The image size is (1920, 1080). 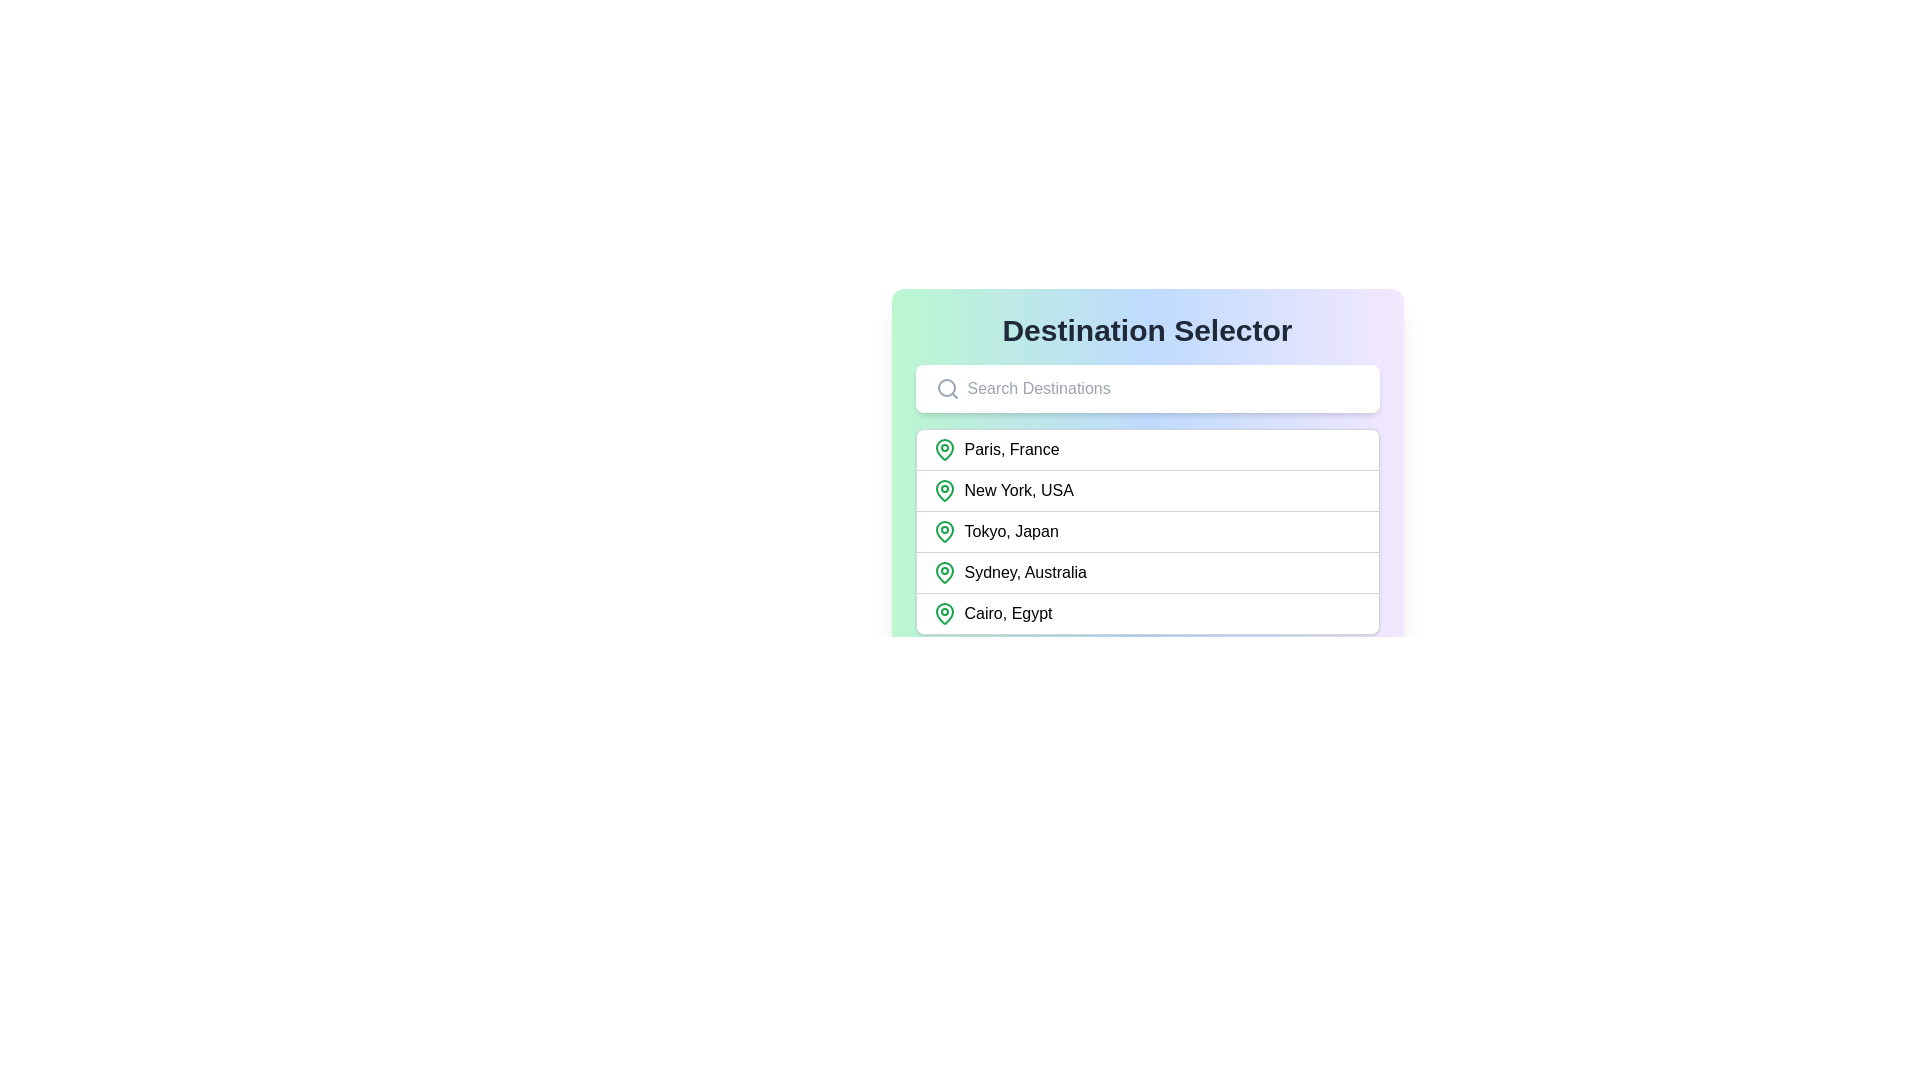 What do you see at coordinates (1147, 531) in the screenshot?
I see `the location entry in the destination selector list` at bounding box center [1147, 531].